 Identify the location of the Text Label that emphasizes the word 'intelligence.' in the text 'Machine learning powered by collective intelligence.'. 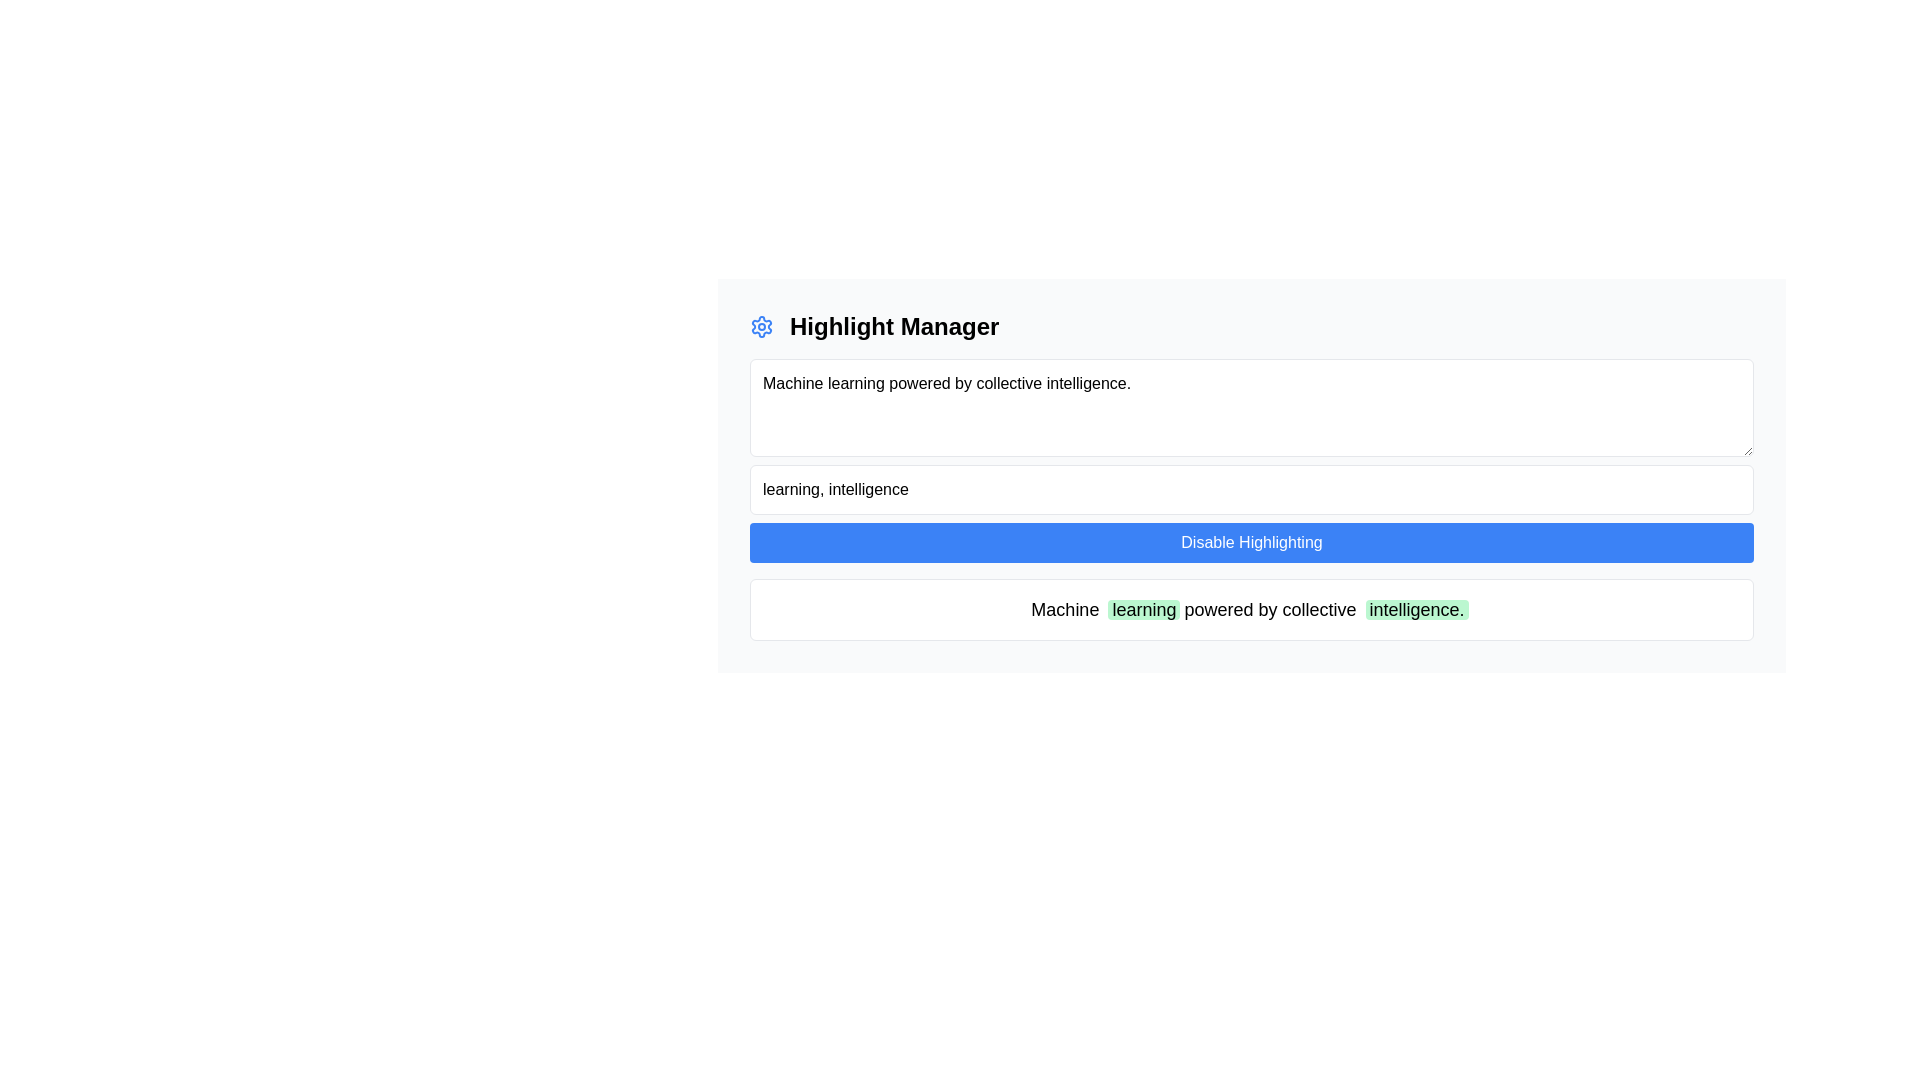
(1416, 608).